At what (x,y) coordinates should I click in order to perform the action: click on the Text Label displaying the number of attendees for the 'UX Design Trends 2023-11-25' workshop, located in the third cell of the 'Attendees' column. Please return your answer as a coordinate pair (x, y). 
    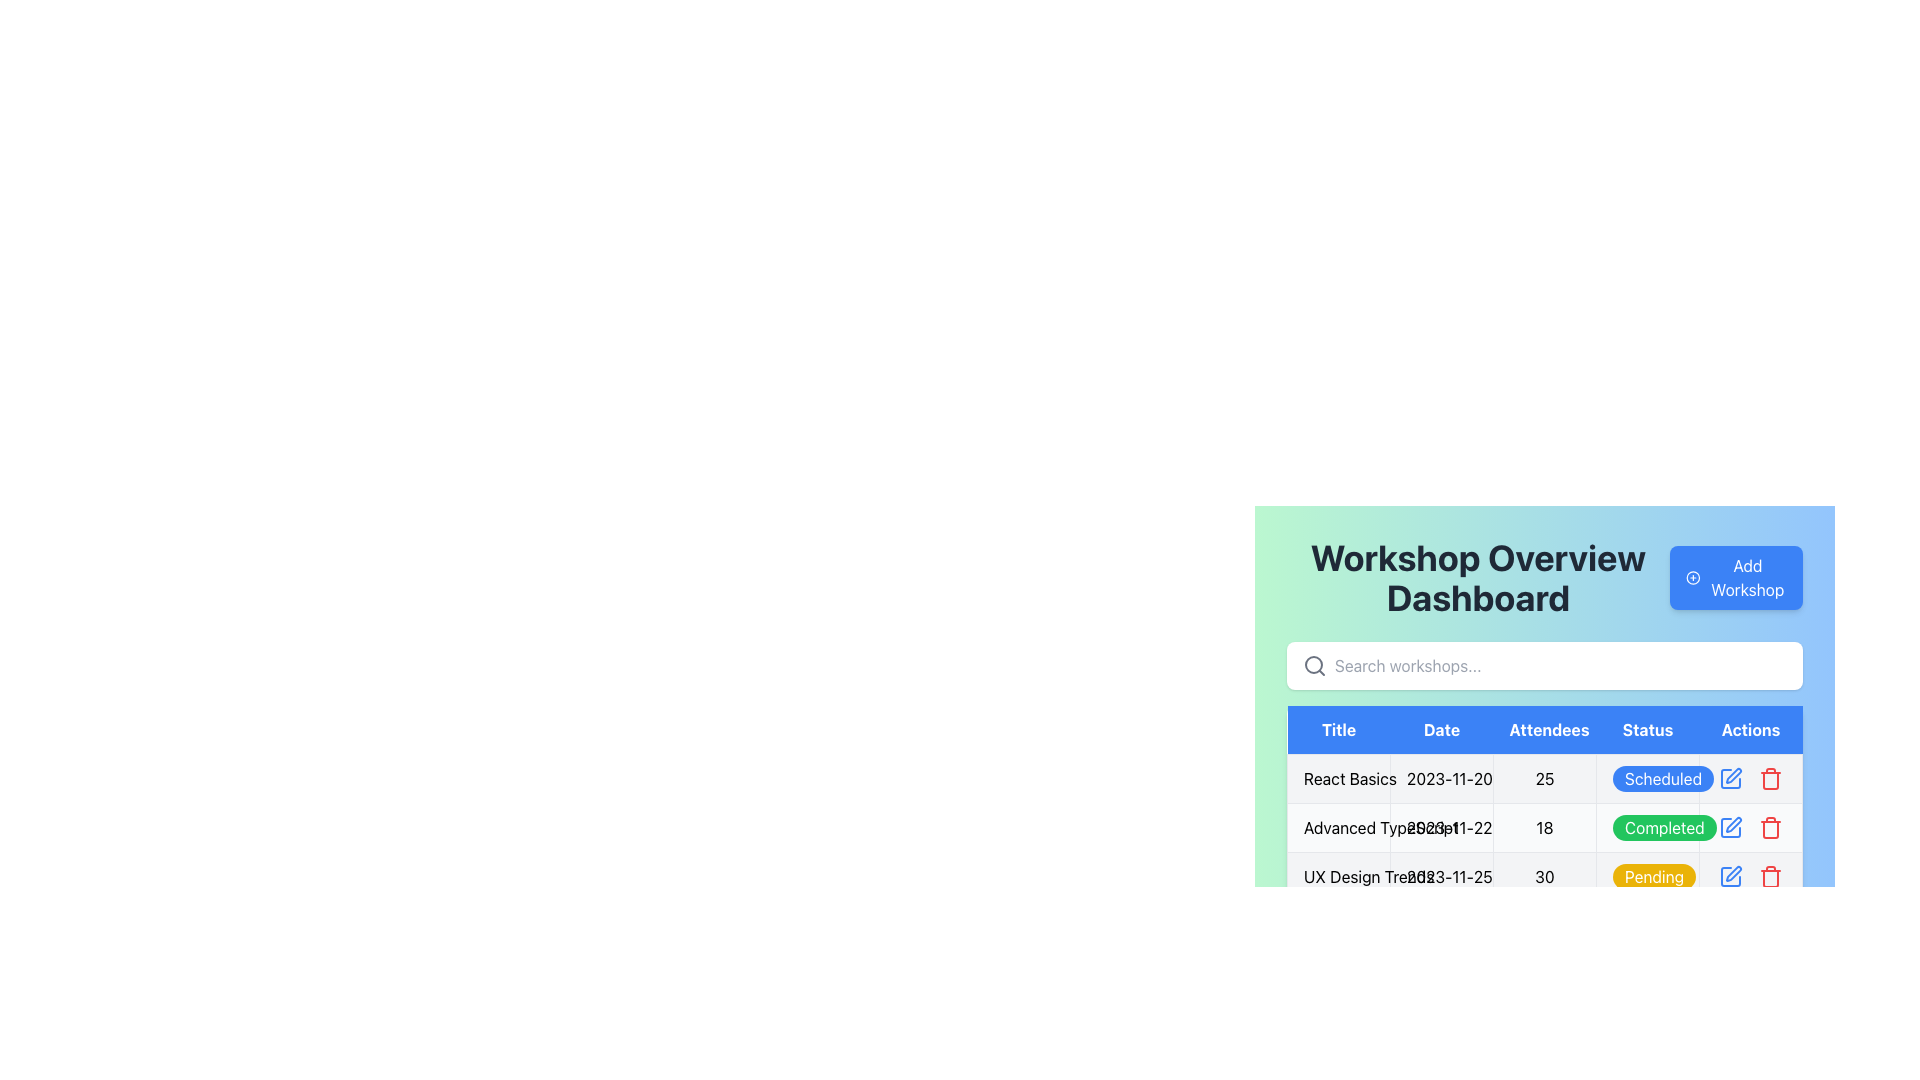
    Looking at the image, I should click on (1544, 875).